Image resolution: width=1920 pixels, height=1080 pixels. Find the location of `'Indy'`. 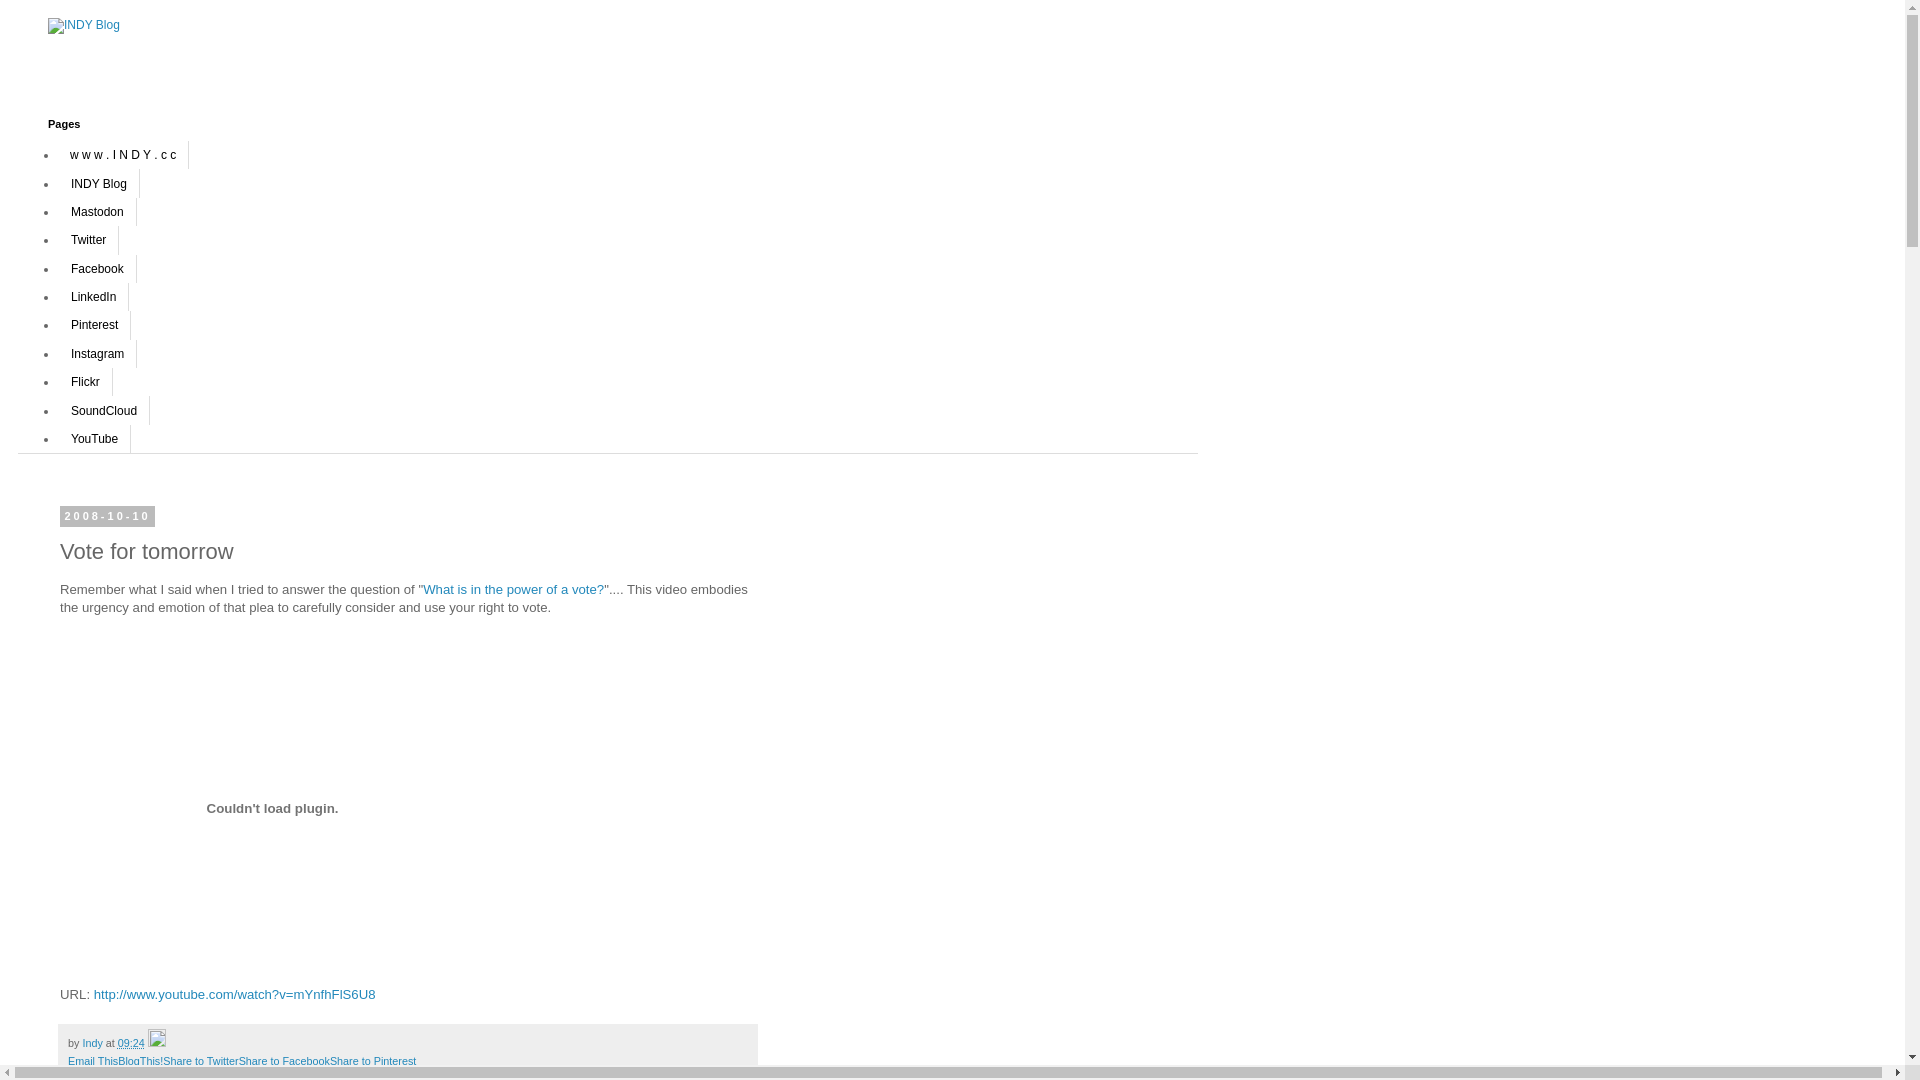

'Indy' is located at coordinates (92, 1041).